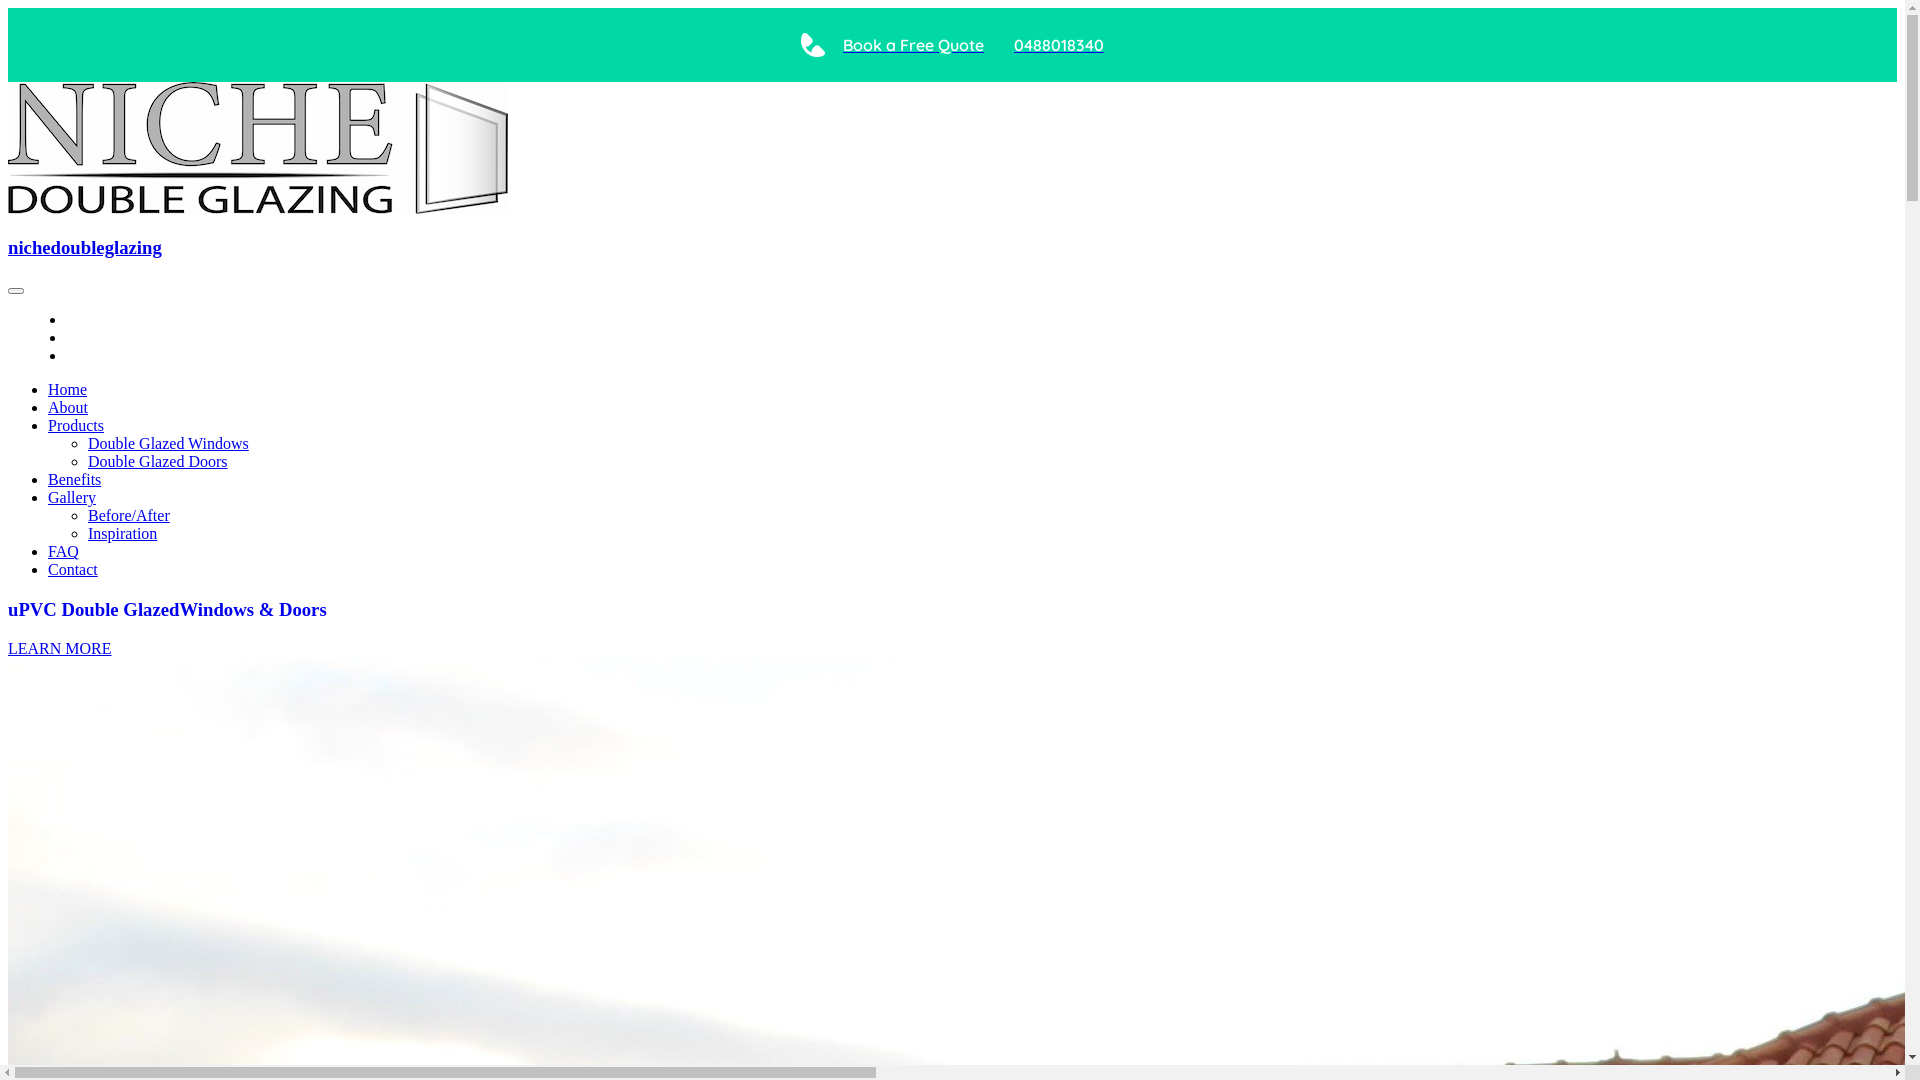 Image resolution: width=1920 pixels, height=1080 pixels. I want to click on 'Gallery', so click(72, 496).